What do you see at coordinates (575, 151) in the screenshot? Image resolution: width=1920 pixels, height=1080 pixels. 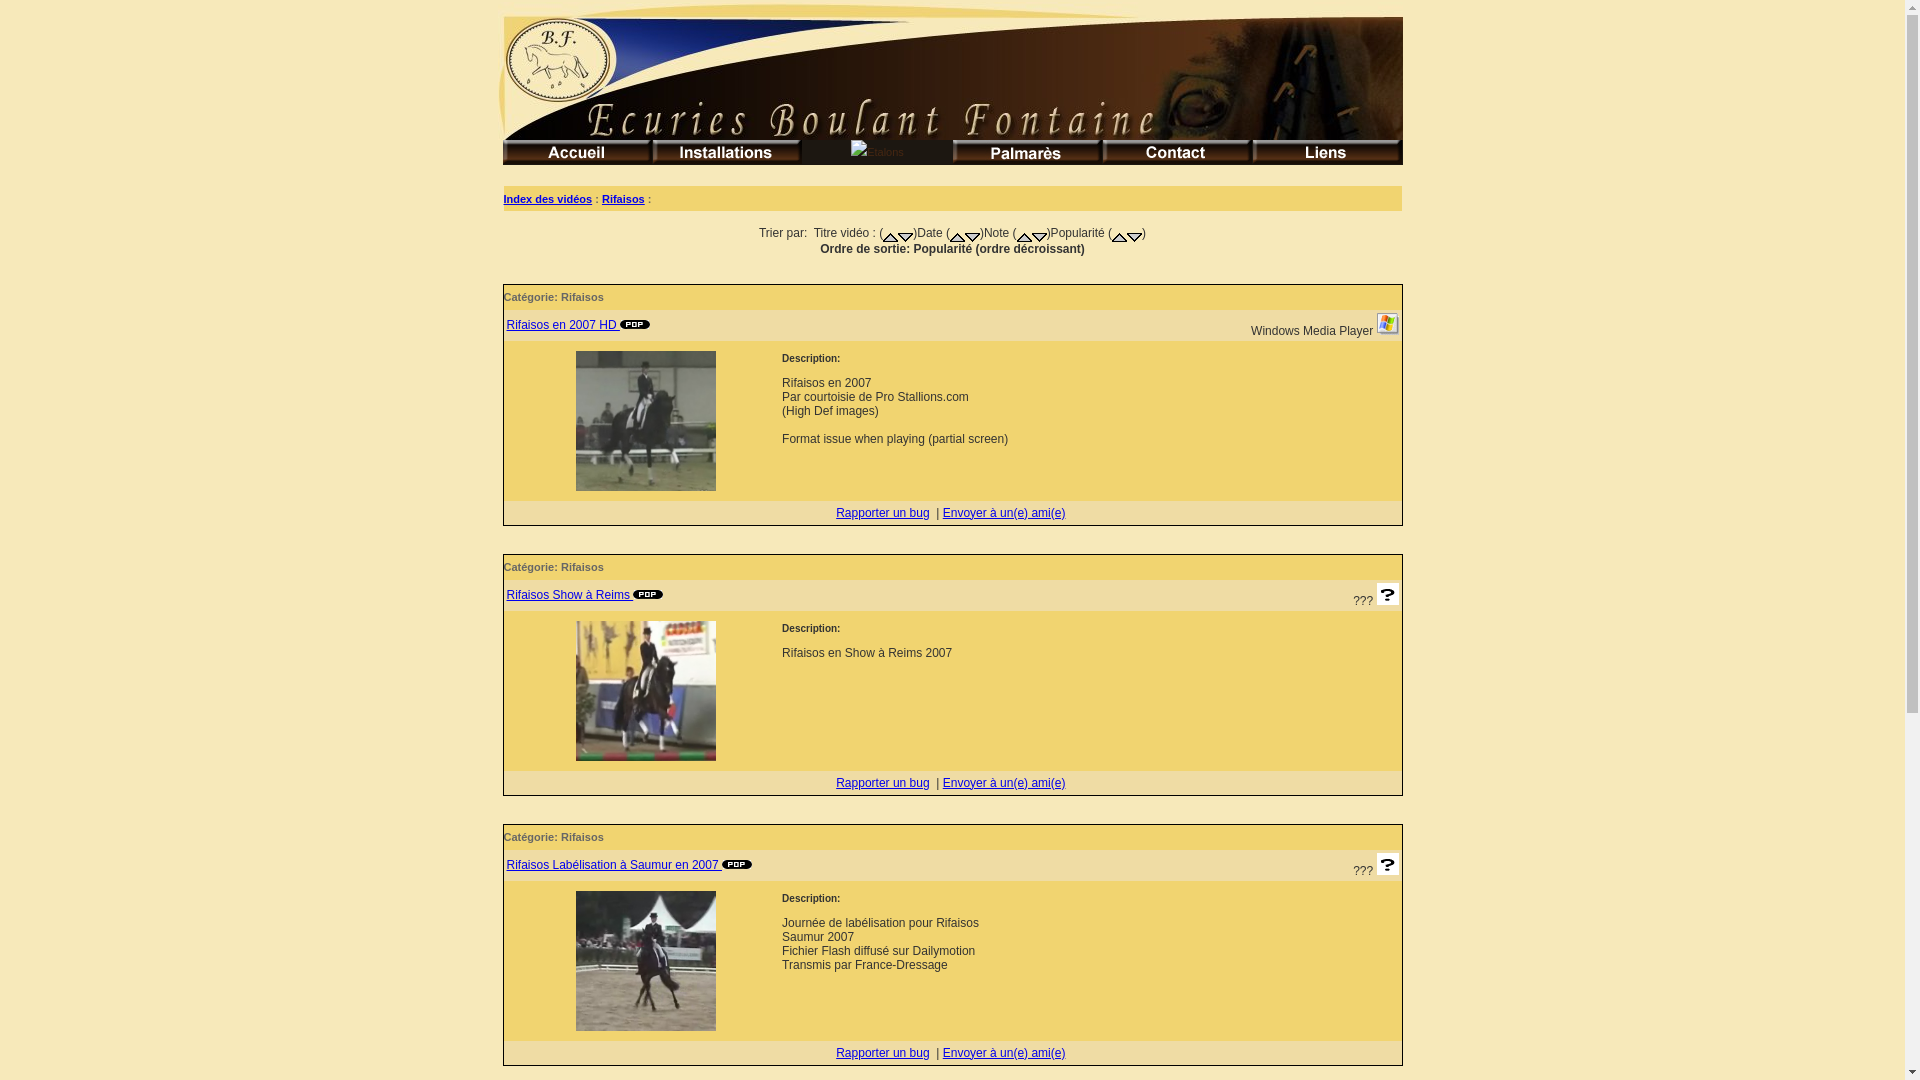 I see `'Accueil'` at bounding box center [575, 151].